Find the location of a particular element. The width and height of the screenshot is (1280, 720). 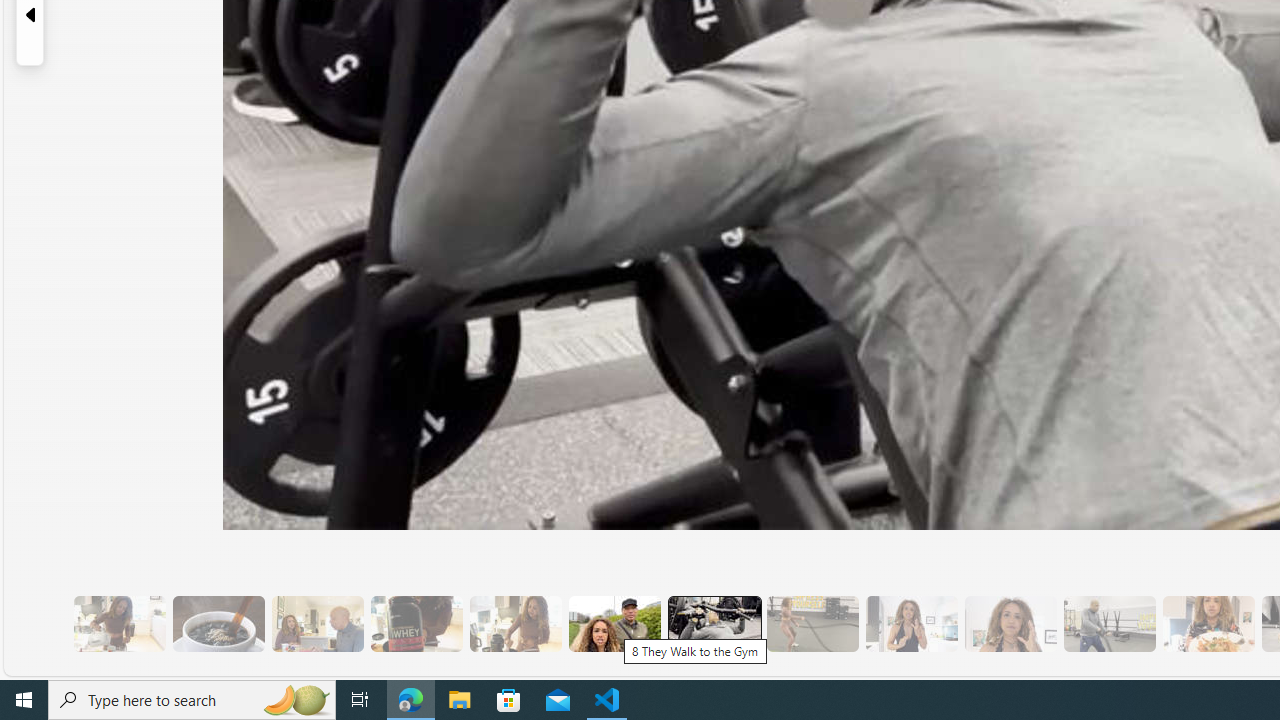

'5 She Eats Less Than Her Husband' is located at coordinates (316, 623).